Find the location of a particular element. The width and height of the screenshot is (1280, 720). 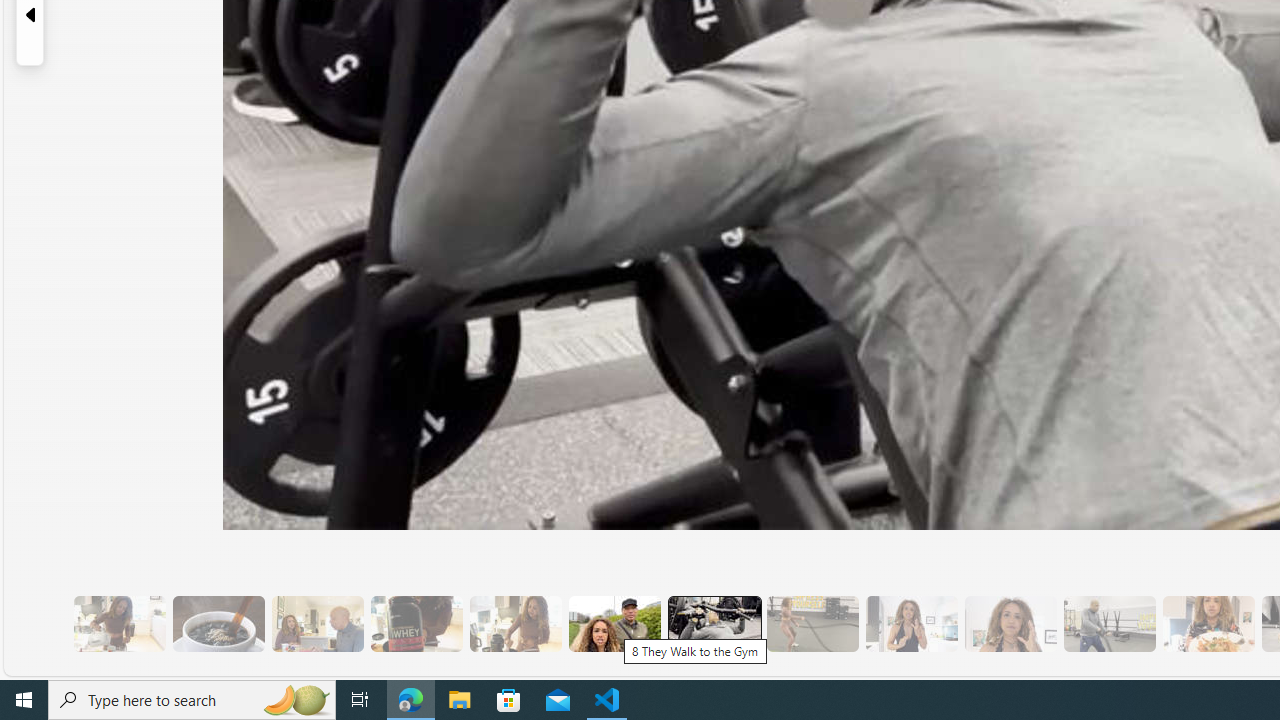

'5 She Eats Less Than Her Husband' is located at coordinates (316, 623).